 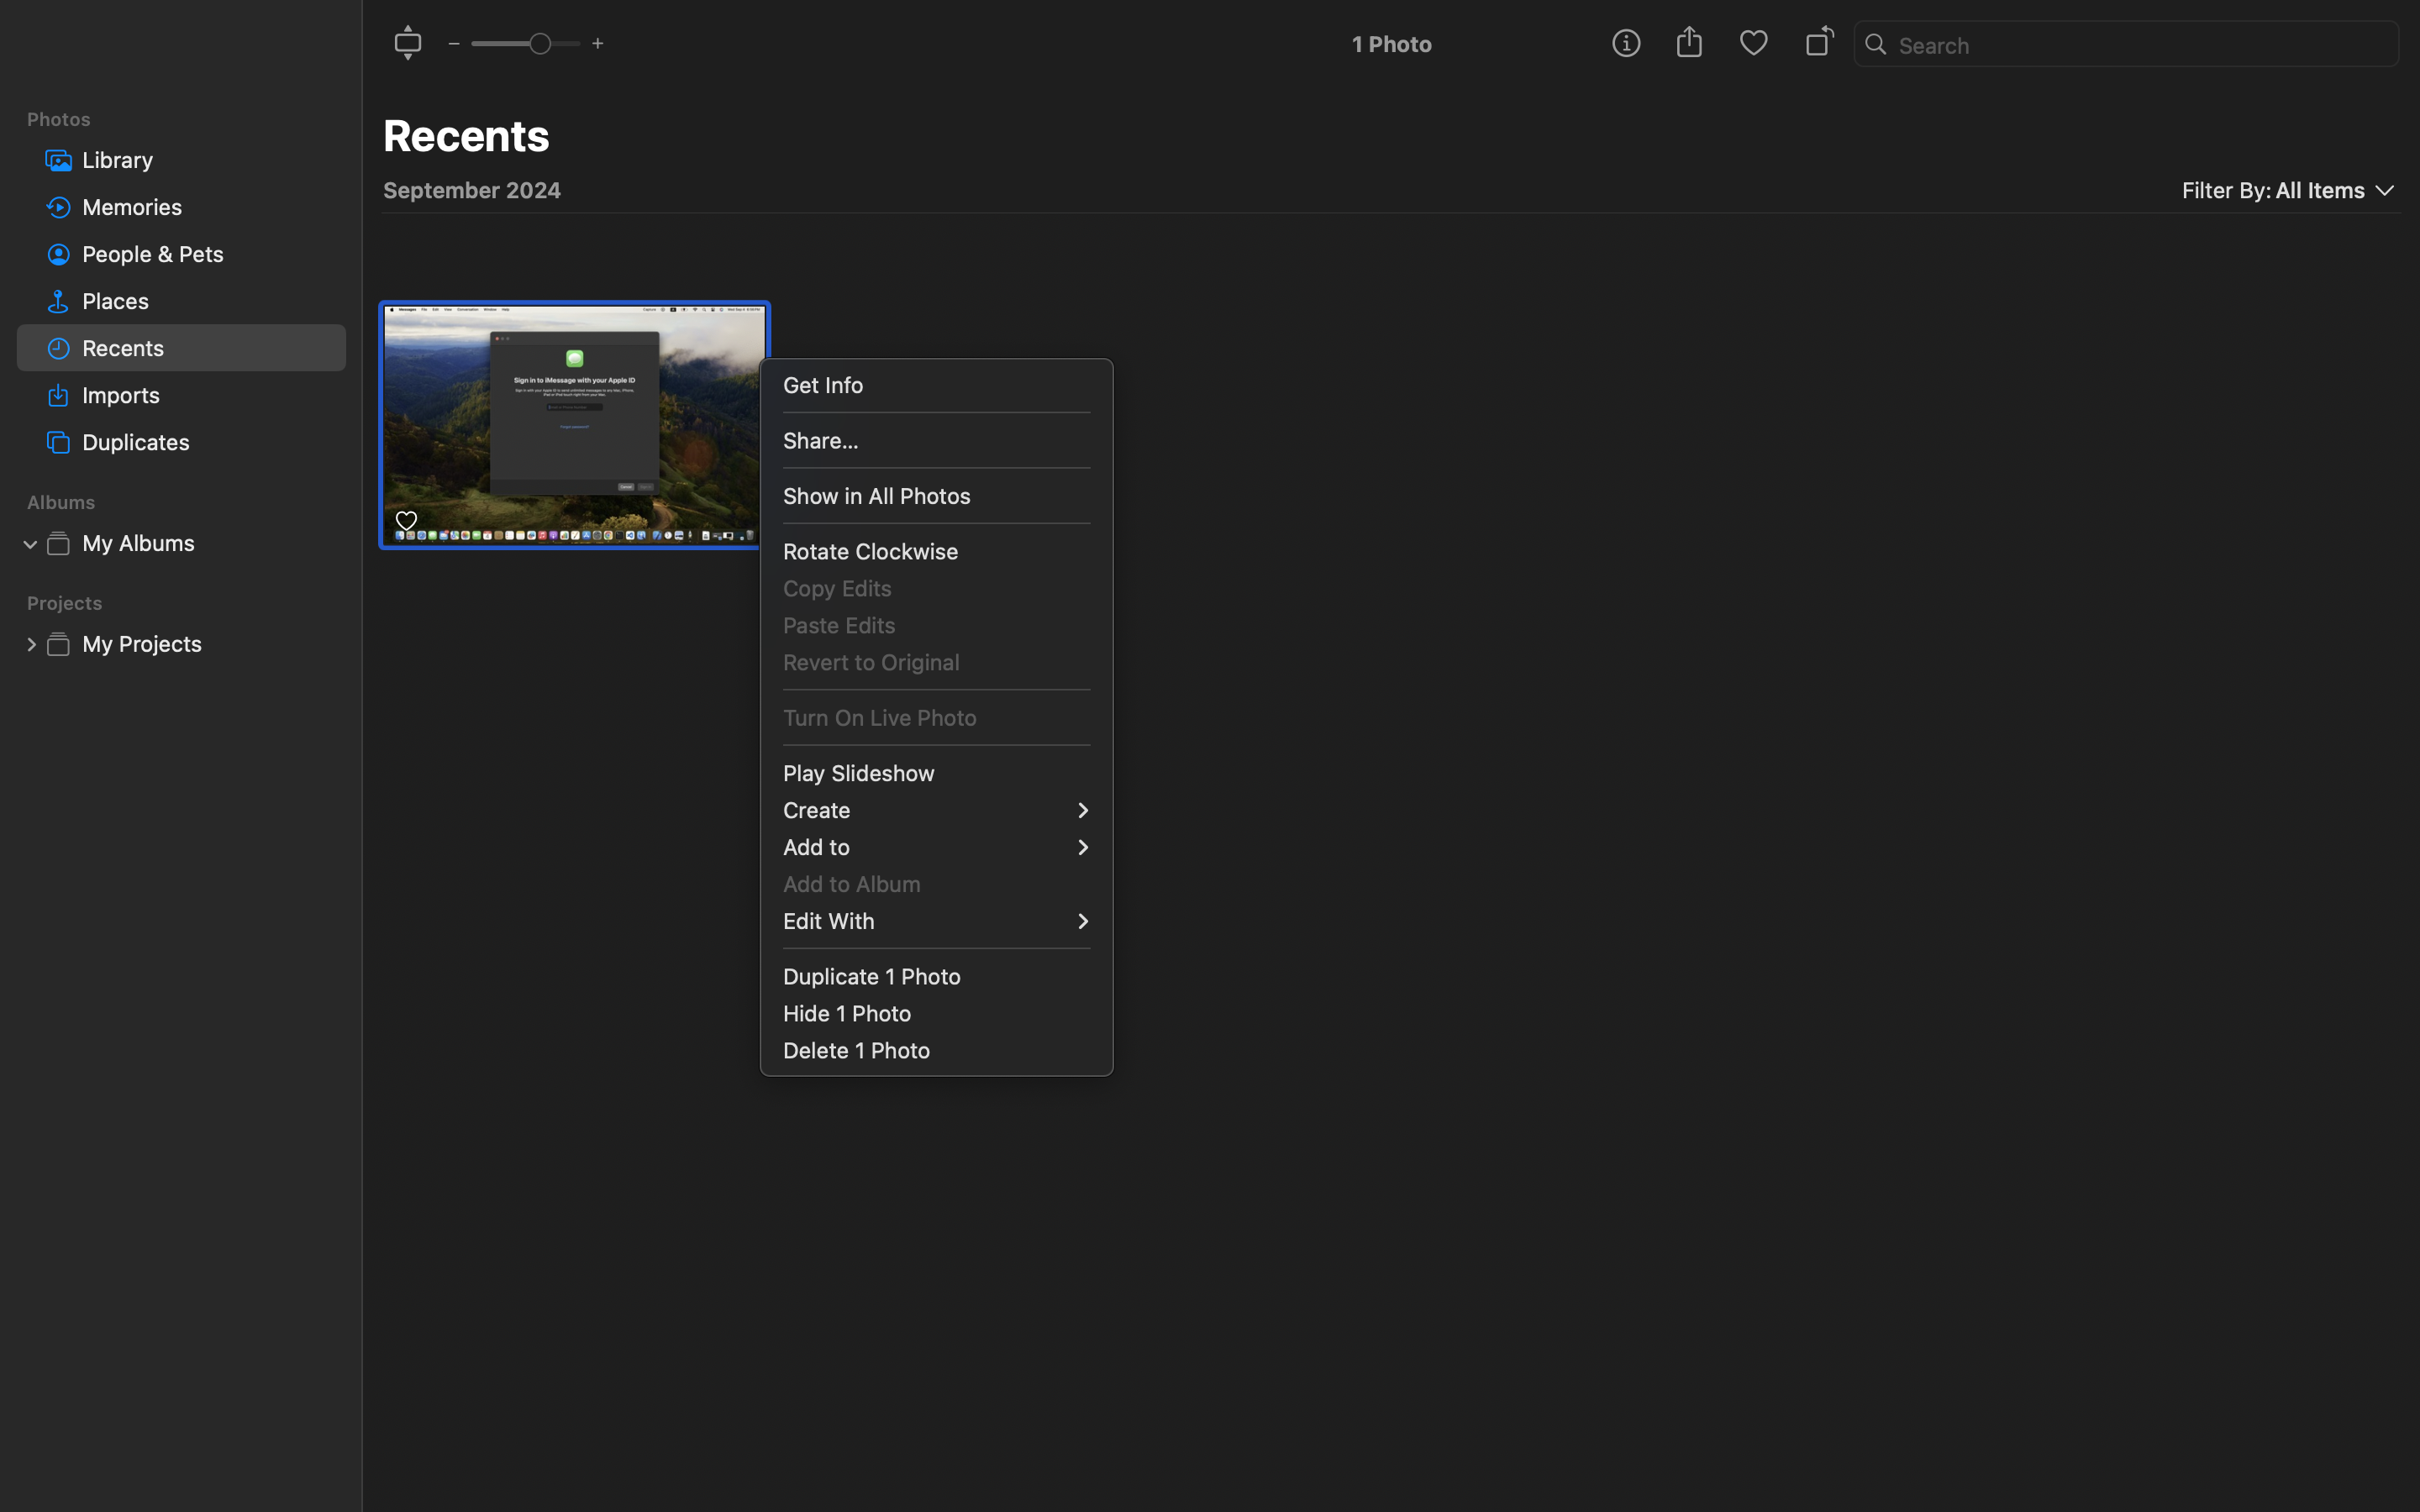 What do you see at coordinates (192, 501) in the screenshot?
I see `'Albums'` at bounding box center [192, 501].